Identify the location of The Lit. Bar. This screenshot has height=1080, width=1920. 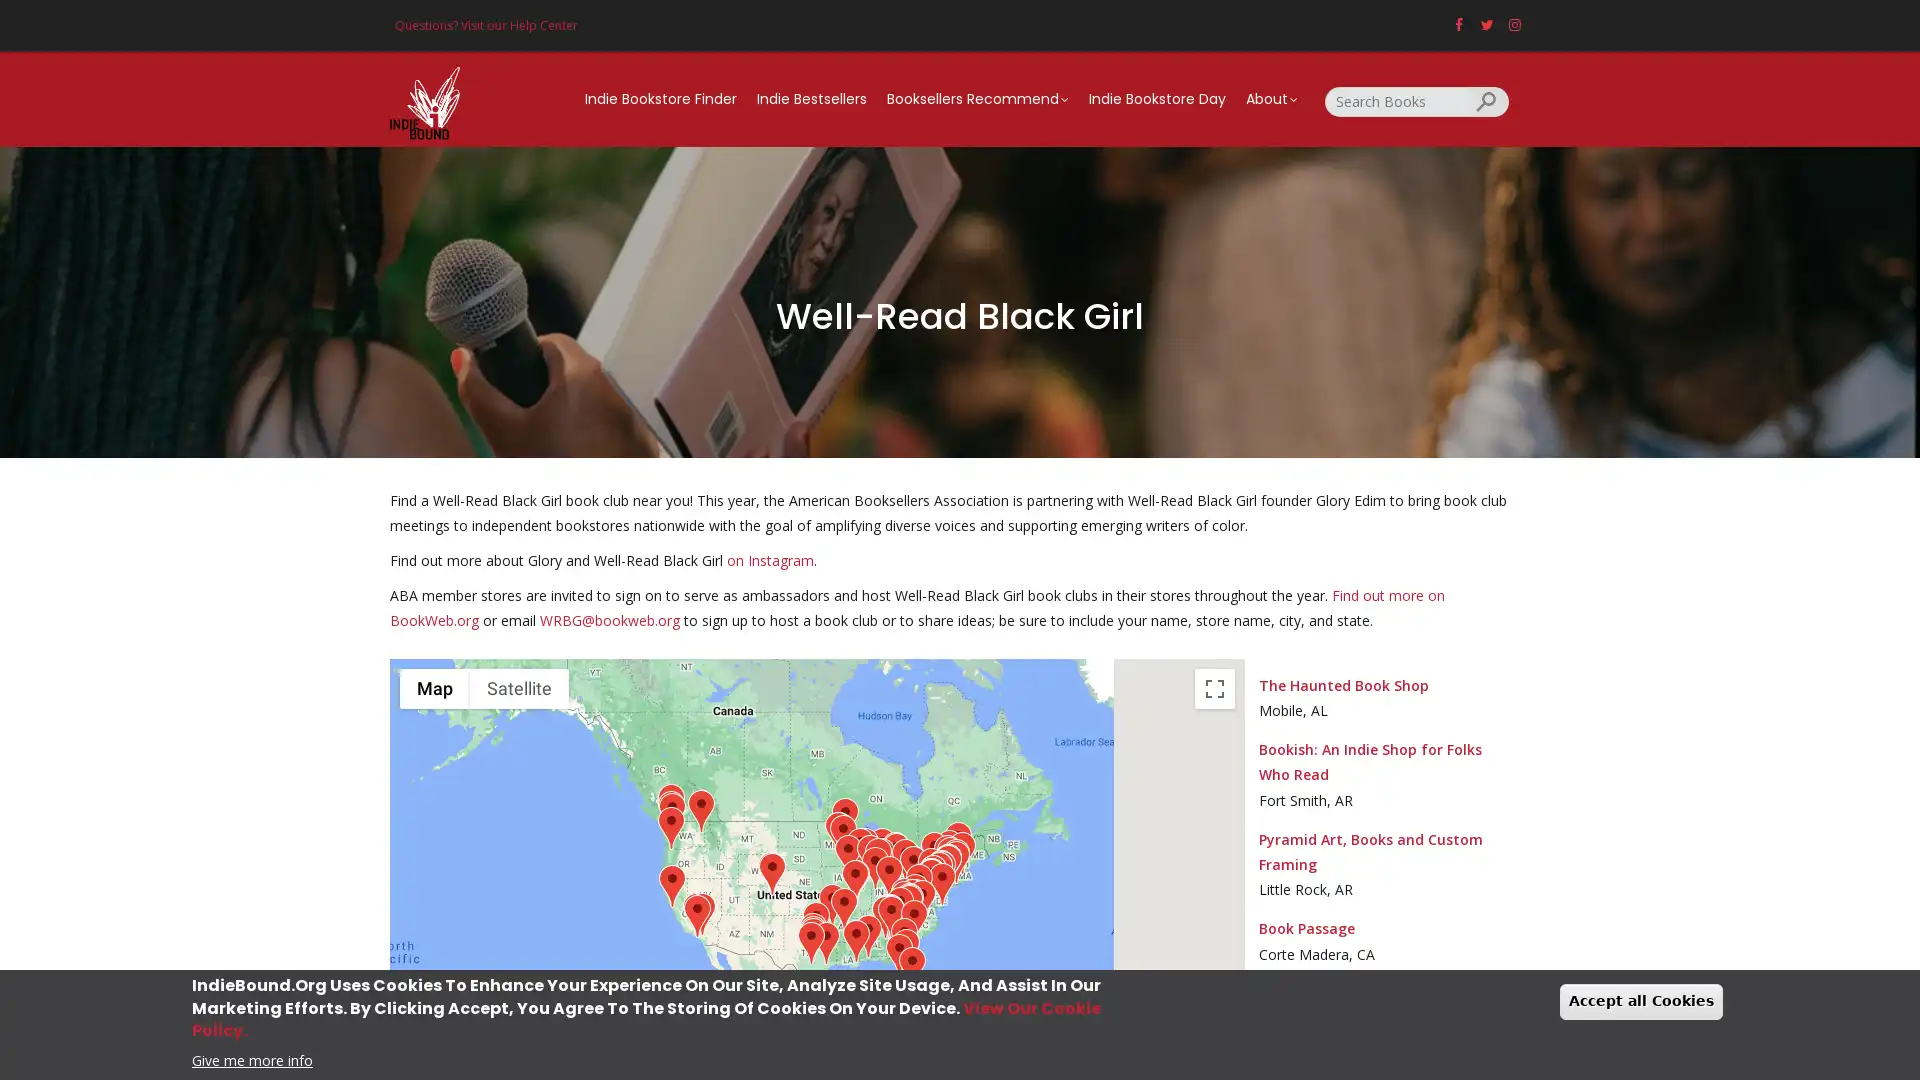
(946, 863).